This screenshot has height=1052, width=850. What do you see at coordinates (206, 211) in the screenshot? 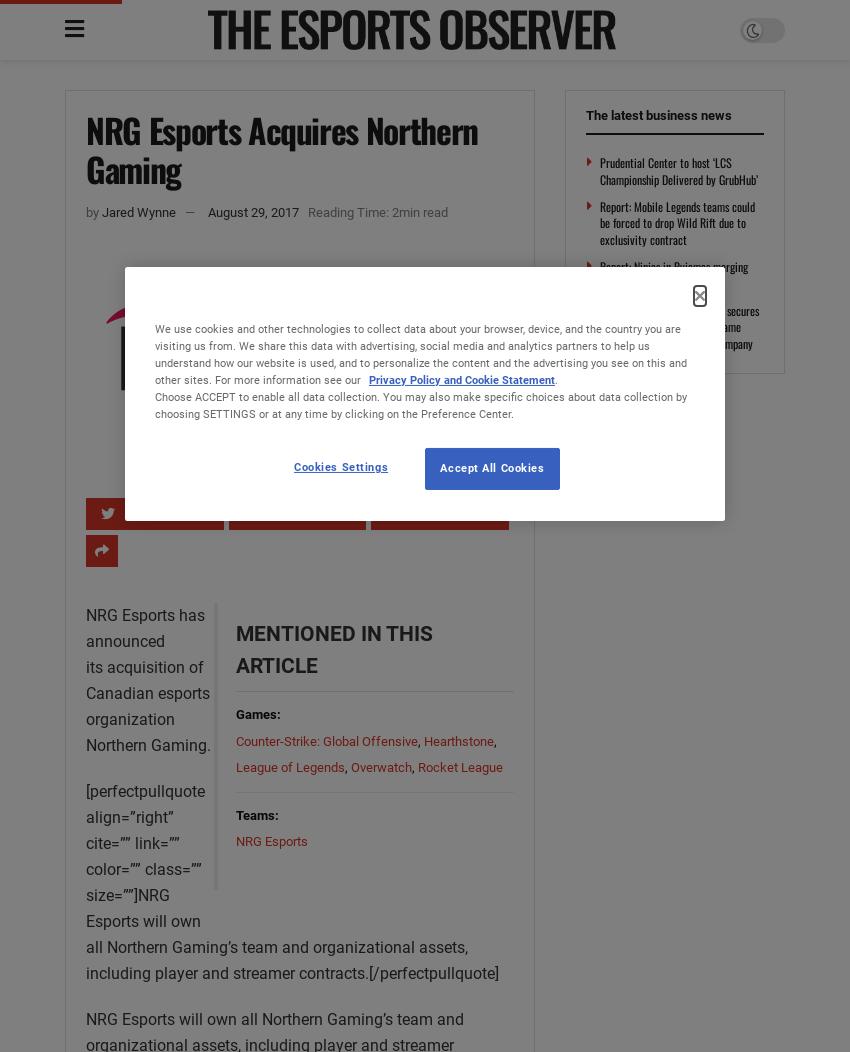
I see `'August 29, 2017'` at bounding box center [206, 211].